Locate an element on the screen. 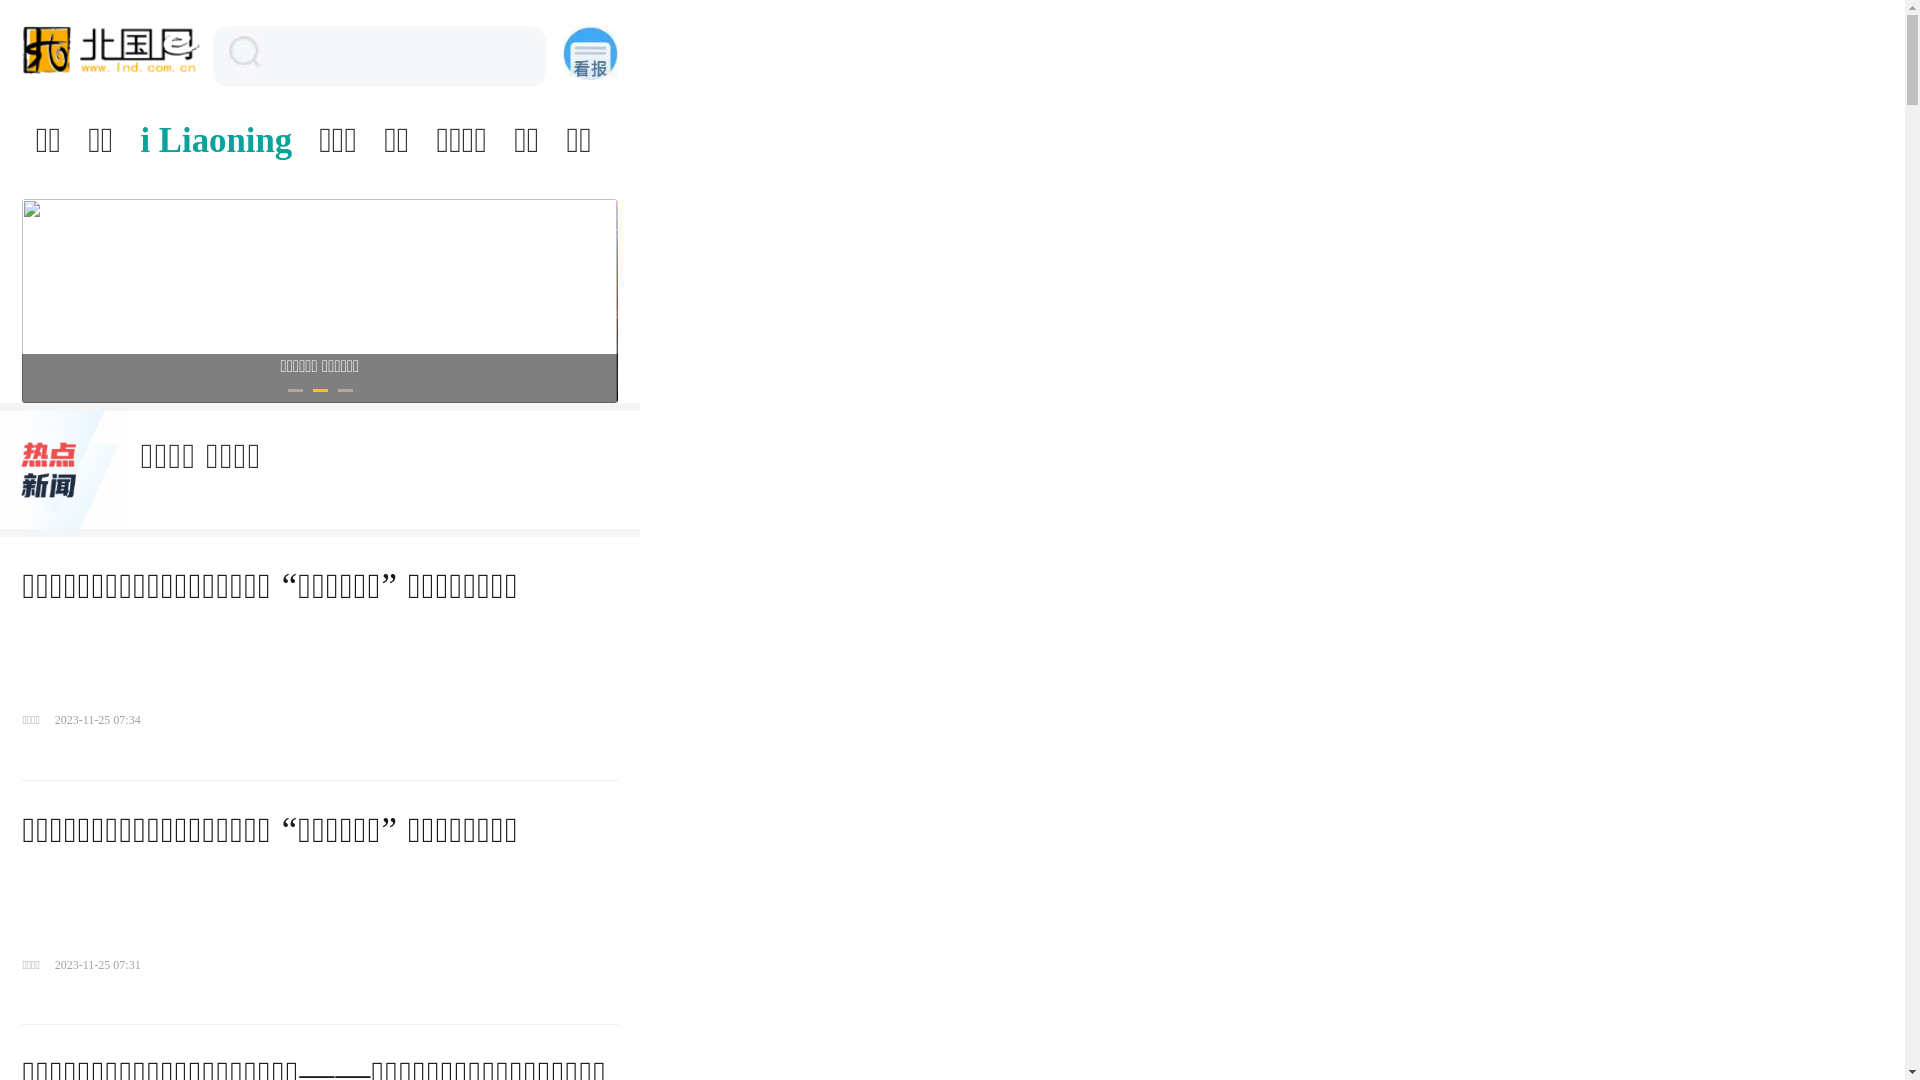 This screenshot has width=1920, height=1080. 'i Liaoning' is located at coordinates (216, 140).